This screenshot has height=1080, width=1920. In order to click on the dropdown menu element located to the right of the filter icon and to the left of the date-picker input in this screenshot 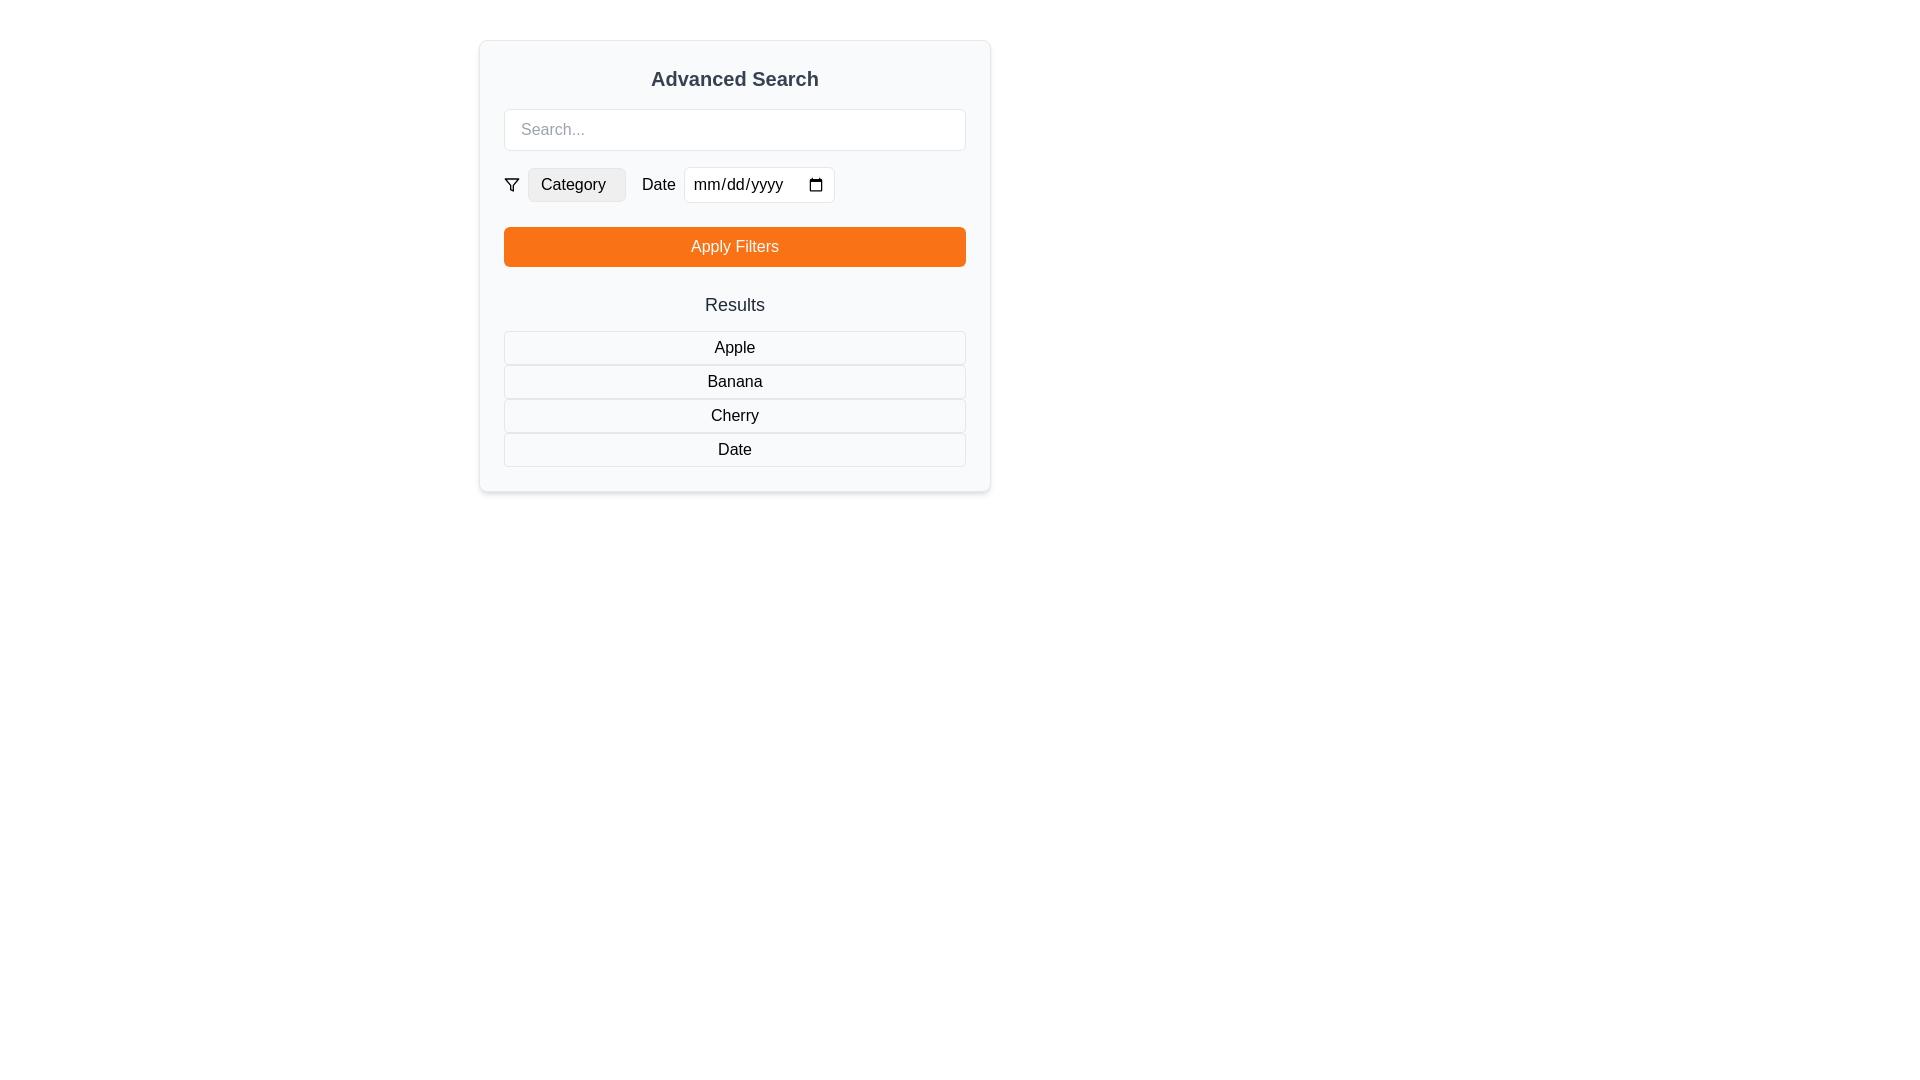, I will do `click(575, 185)`.